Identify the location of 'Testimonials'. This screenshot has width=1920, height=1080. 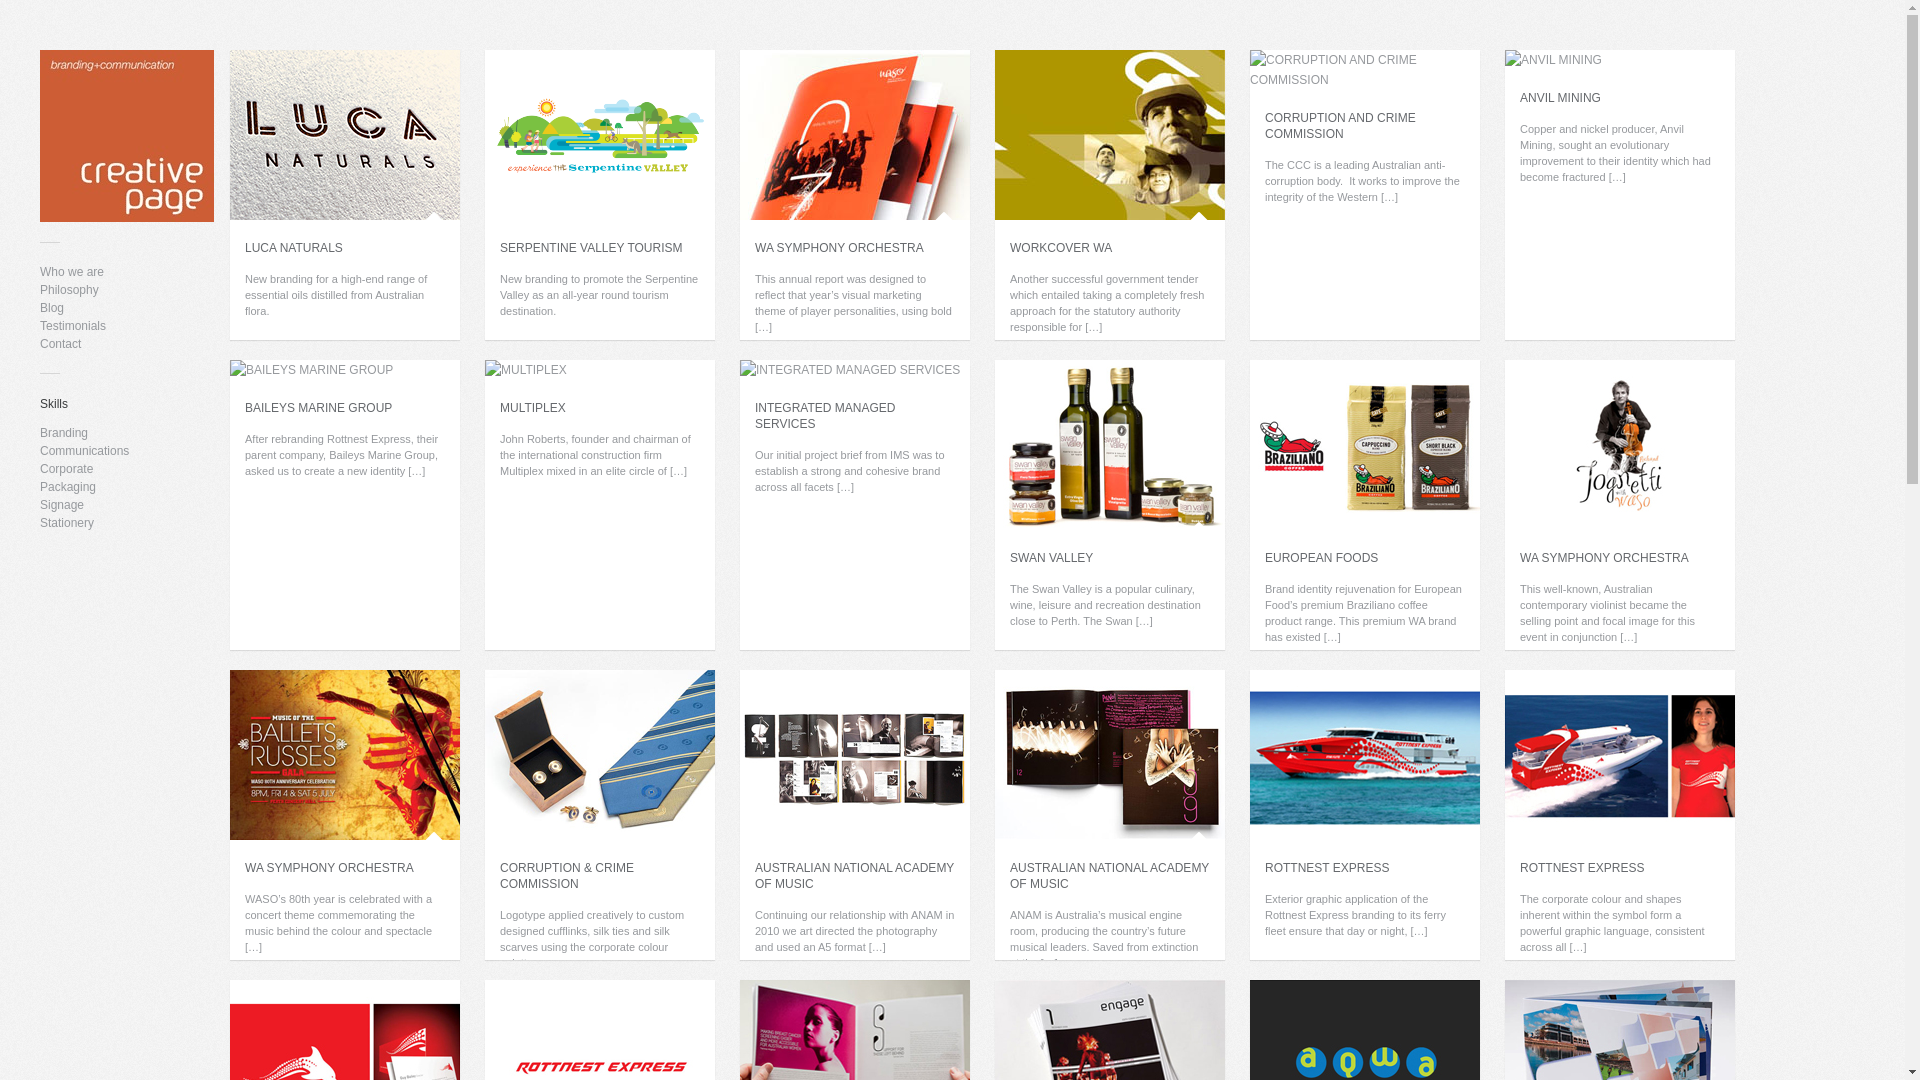
(72, 325).